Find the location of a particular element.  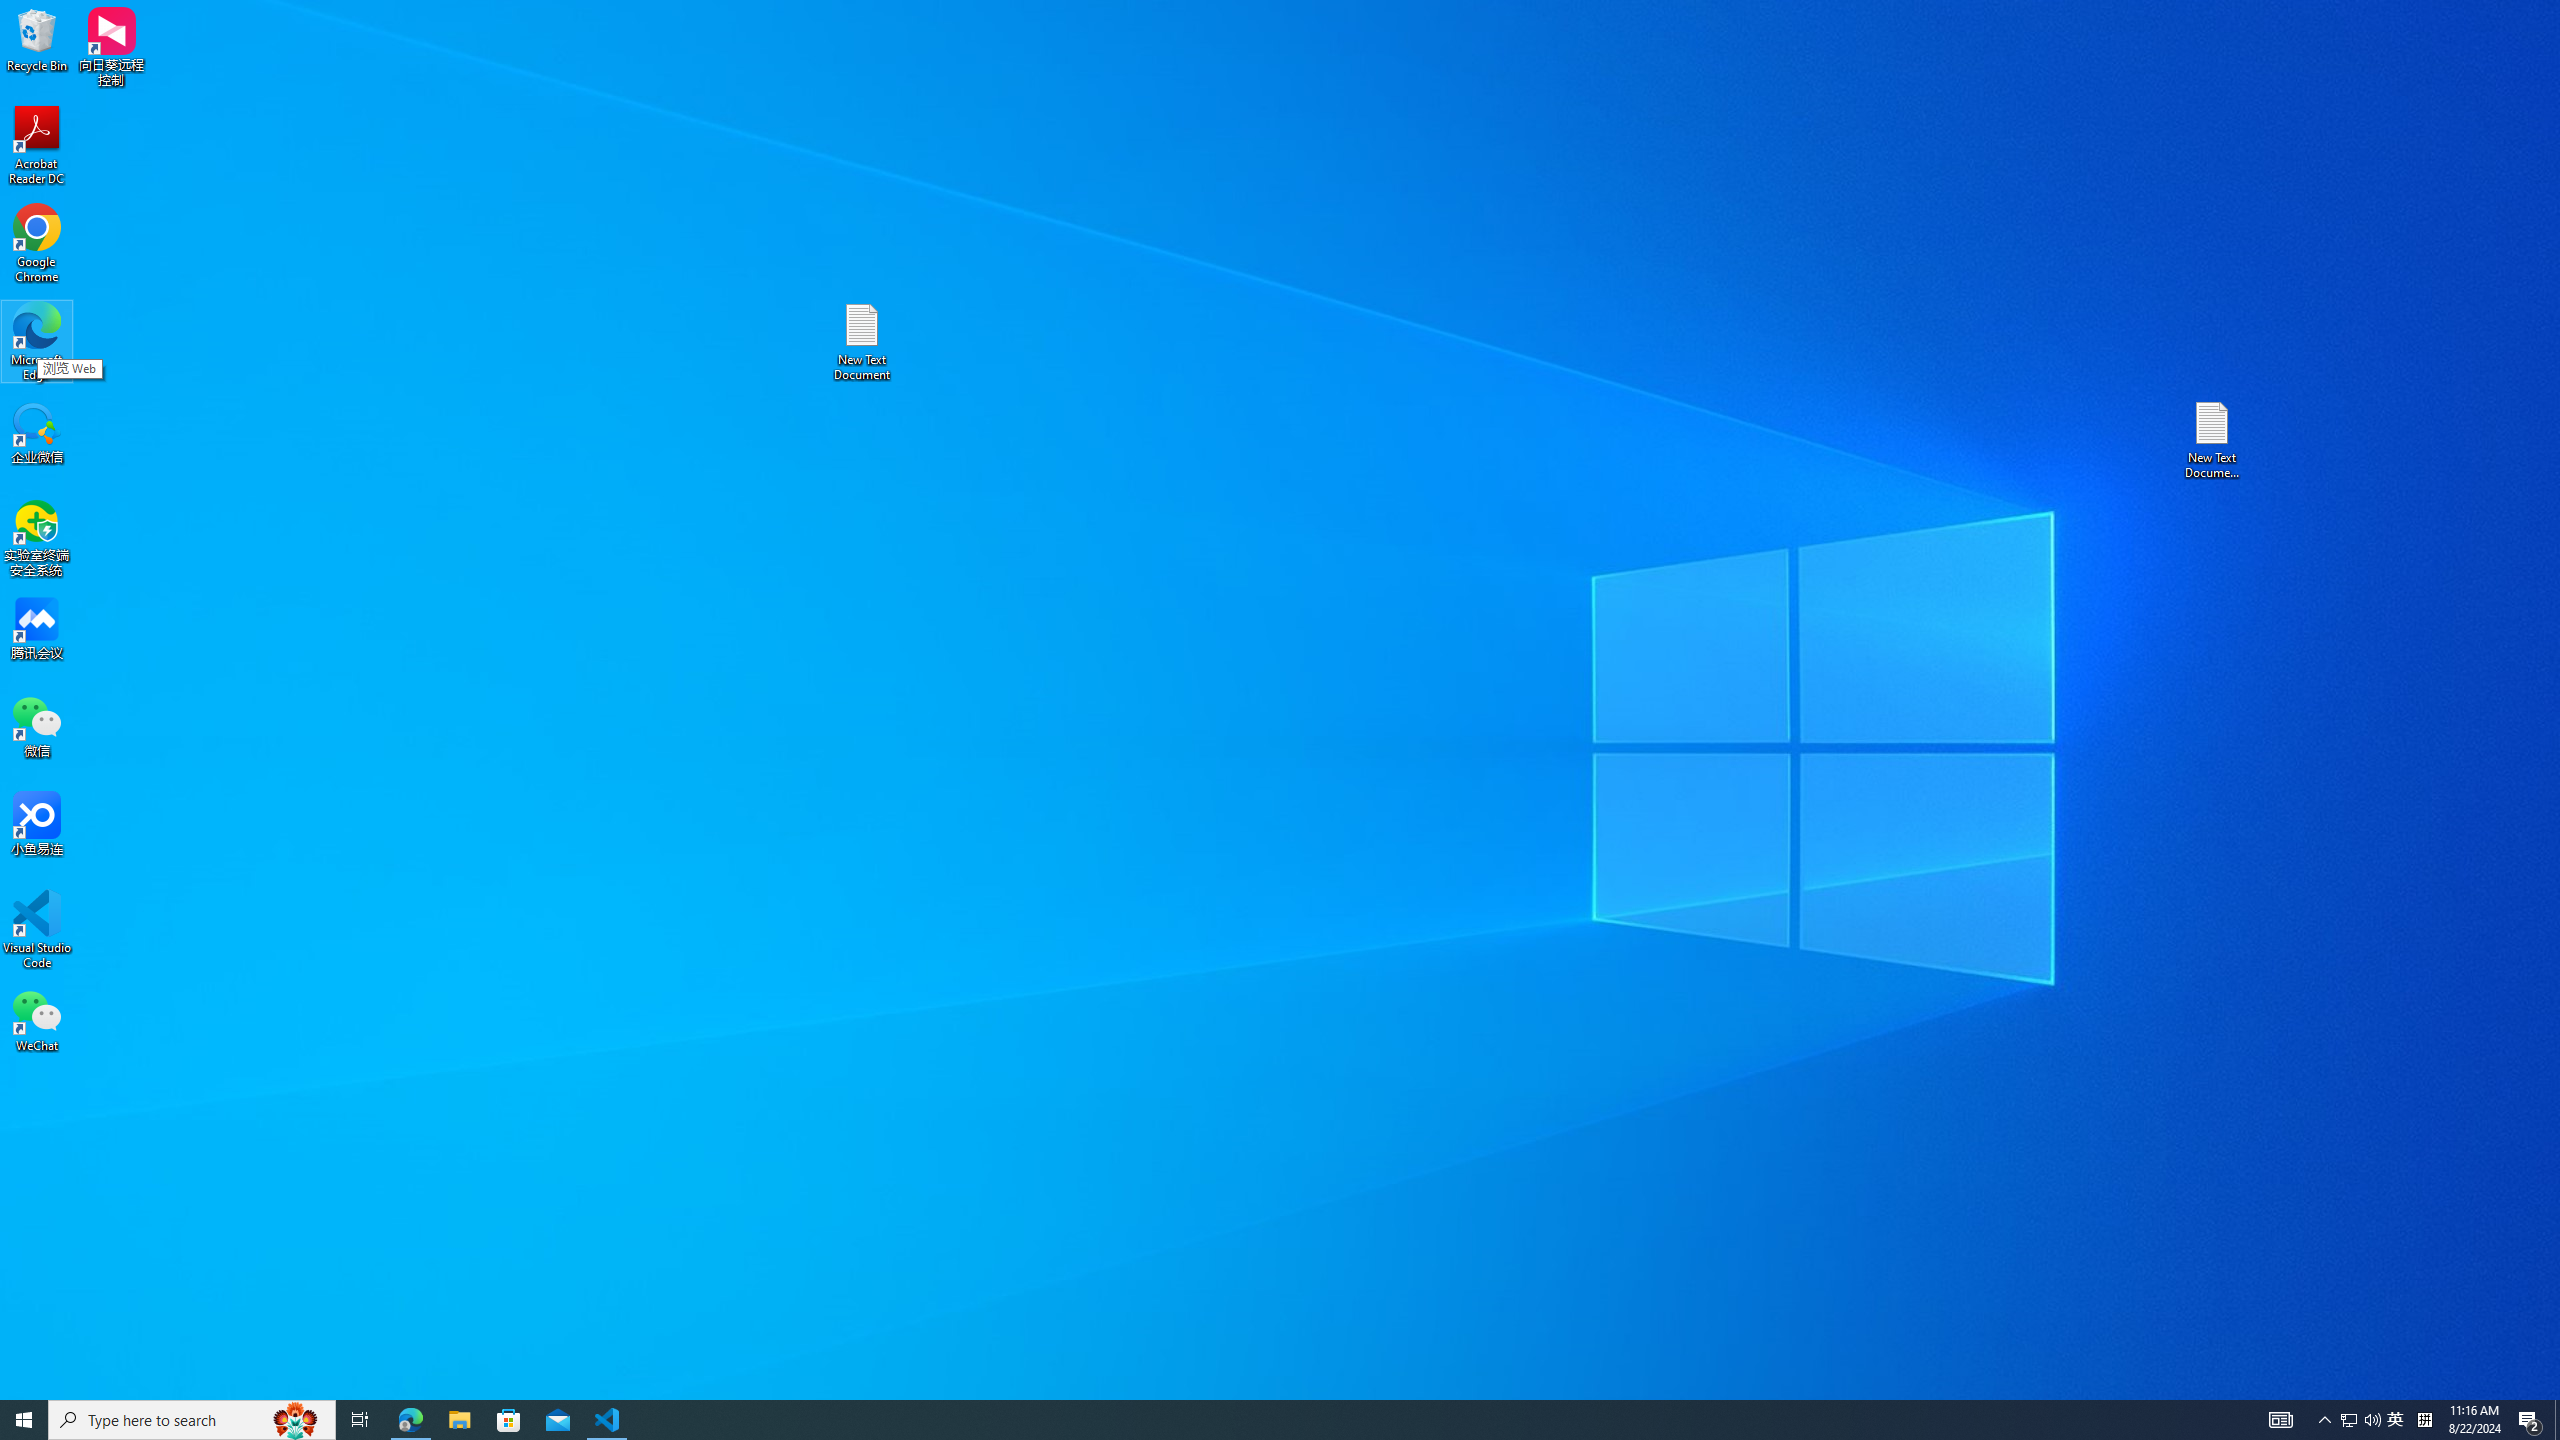

'Recycle Bin' is located at coordinates (36, 38).